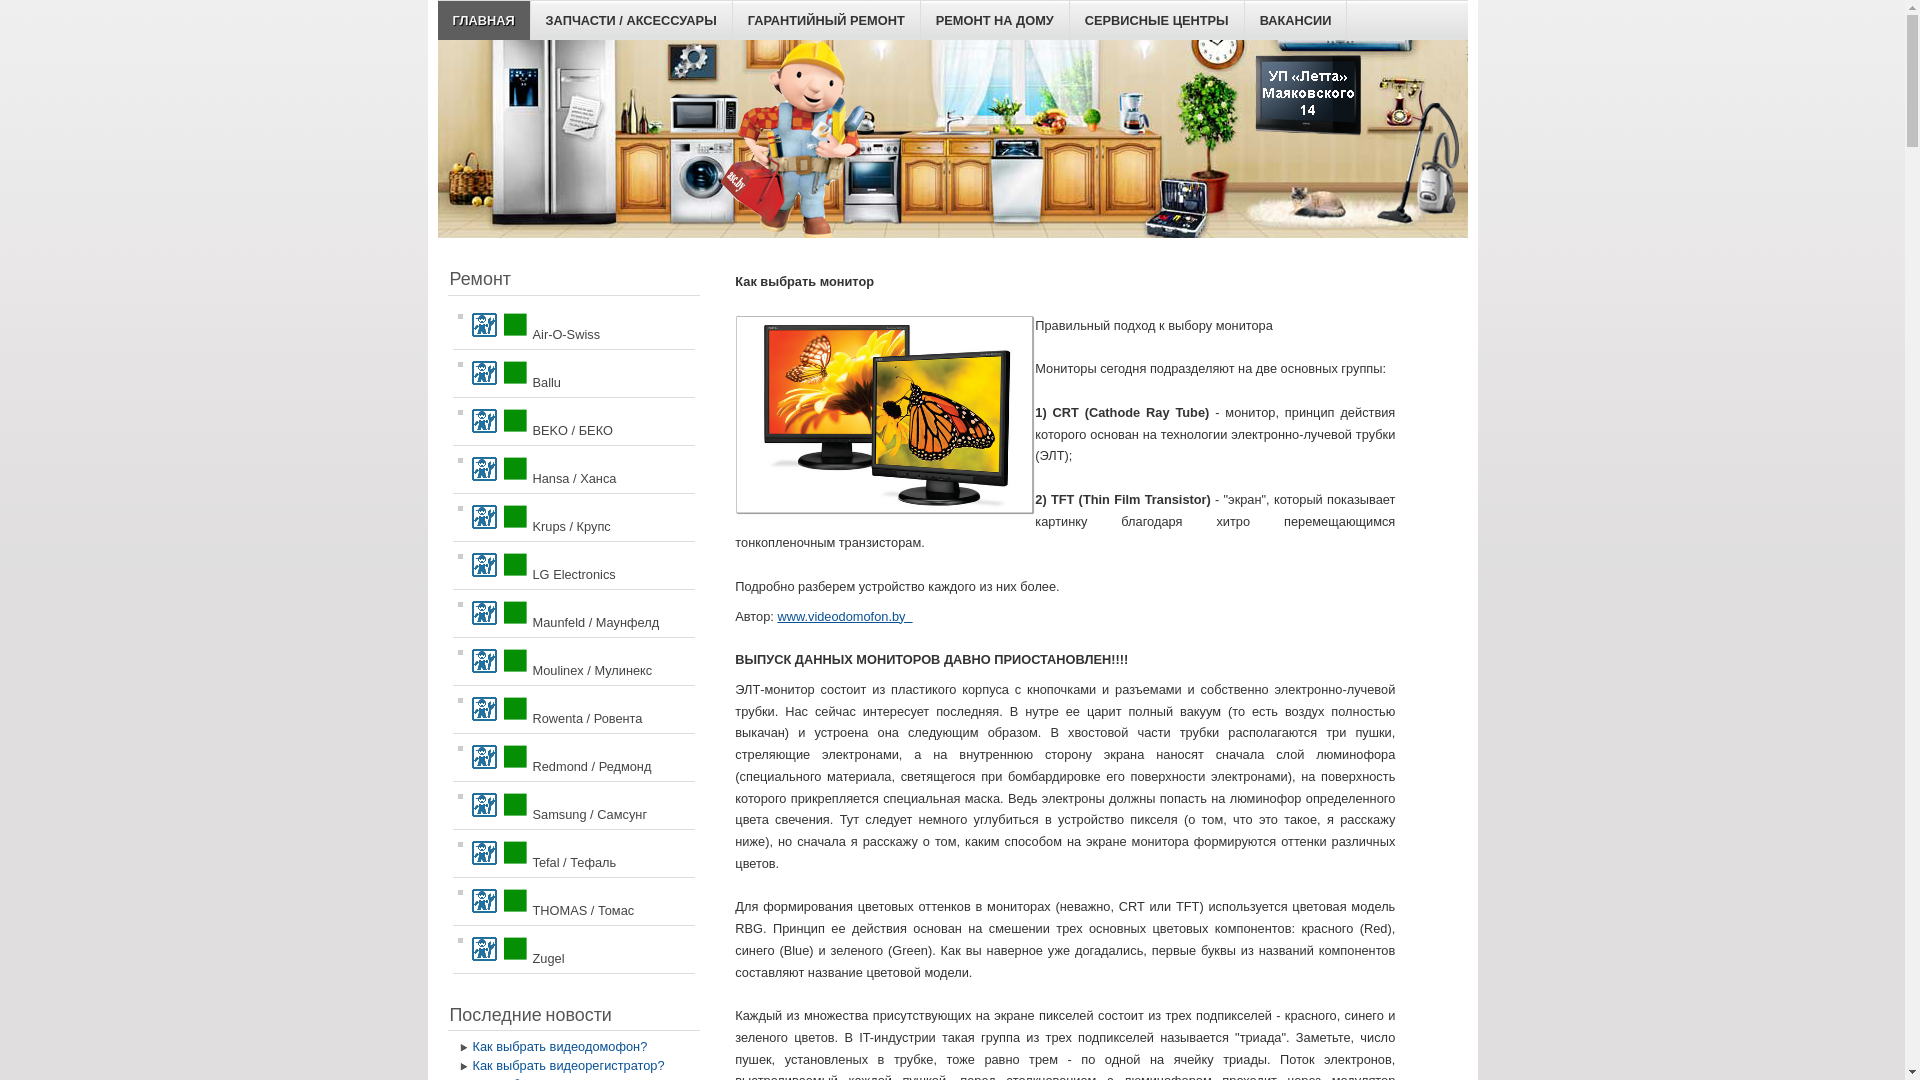  What do you see at coordinates (572, 565) in the screenshot?
I see `'LG Electronics'` at bounding box center [572, 565].